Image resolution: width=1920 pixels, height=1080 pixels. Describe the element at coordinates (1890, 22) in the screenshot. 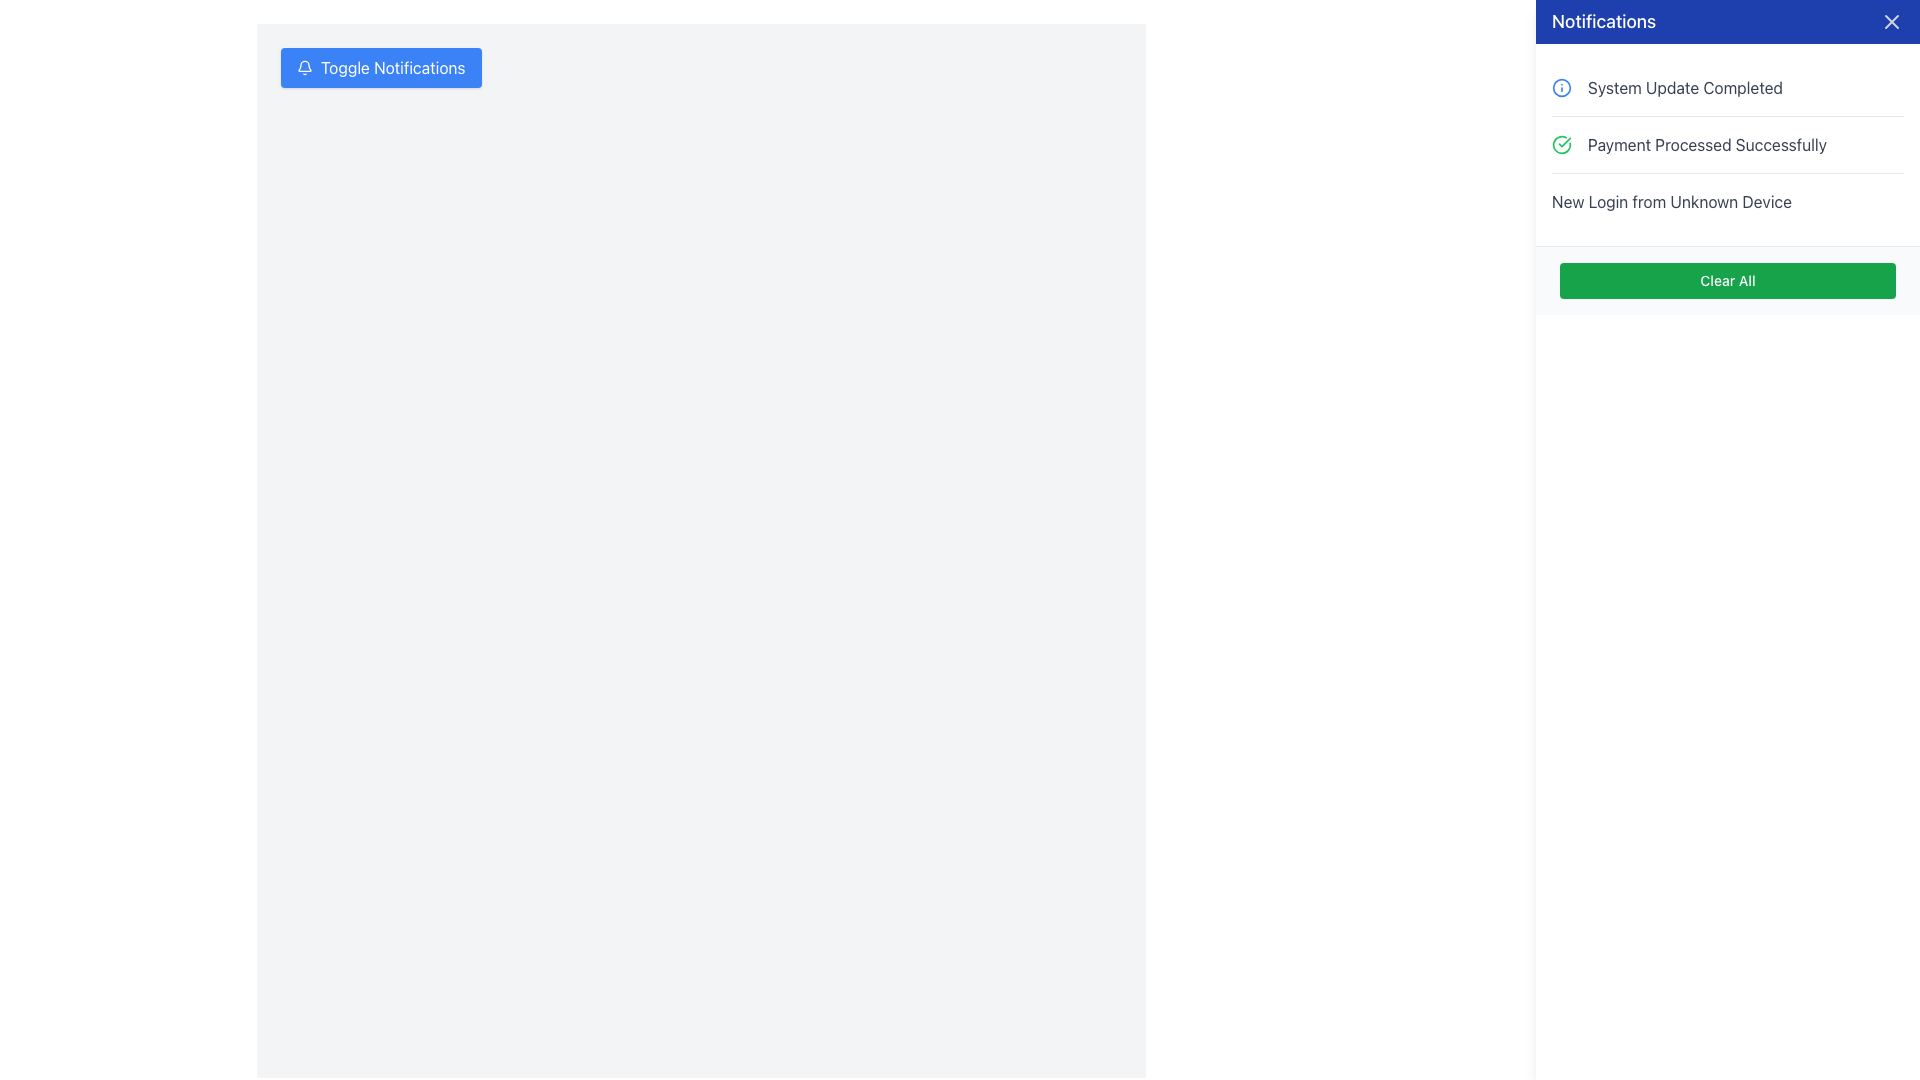

I see `the close (X) button located at the top-right corner of the notifications panel header` at that location.